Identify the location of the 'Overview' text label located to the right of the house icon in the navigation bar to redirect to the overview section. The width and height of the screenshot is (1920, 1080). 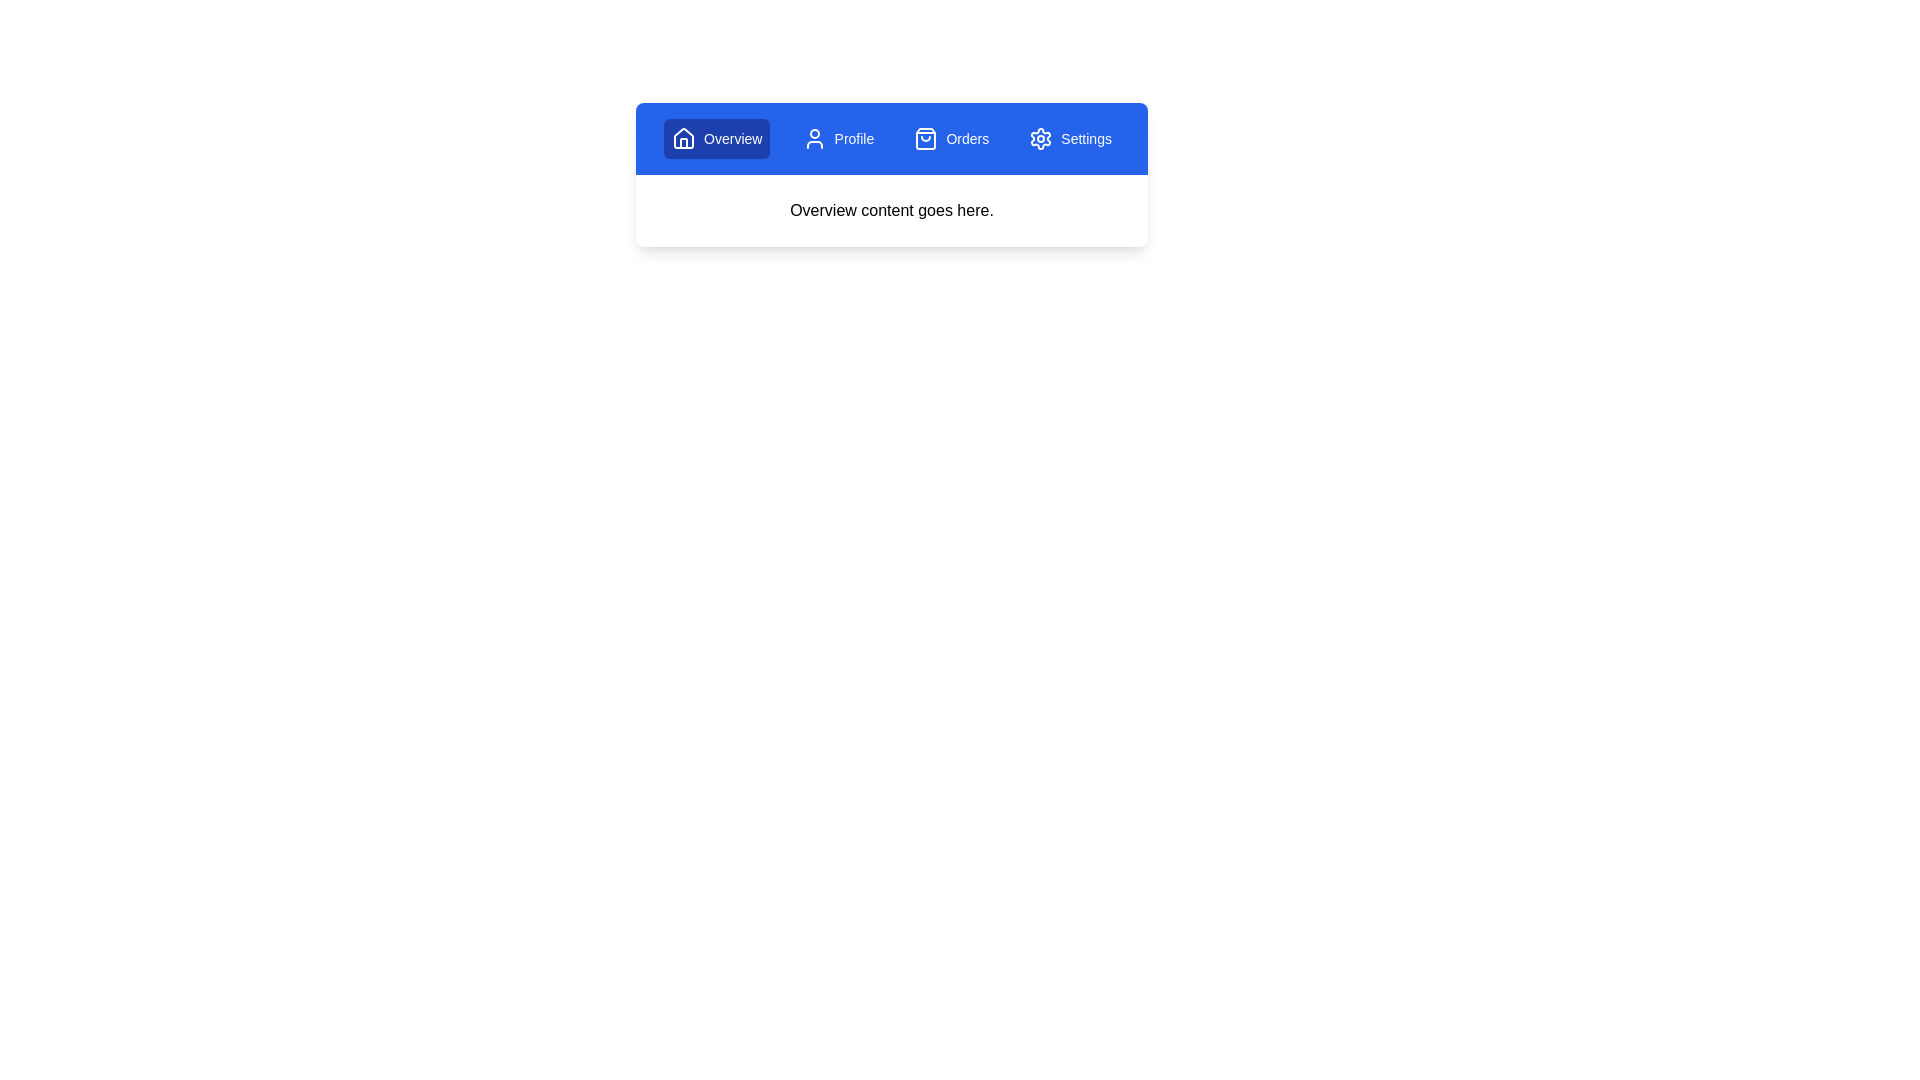
(732, 137).